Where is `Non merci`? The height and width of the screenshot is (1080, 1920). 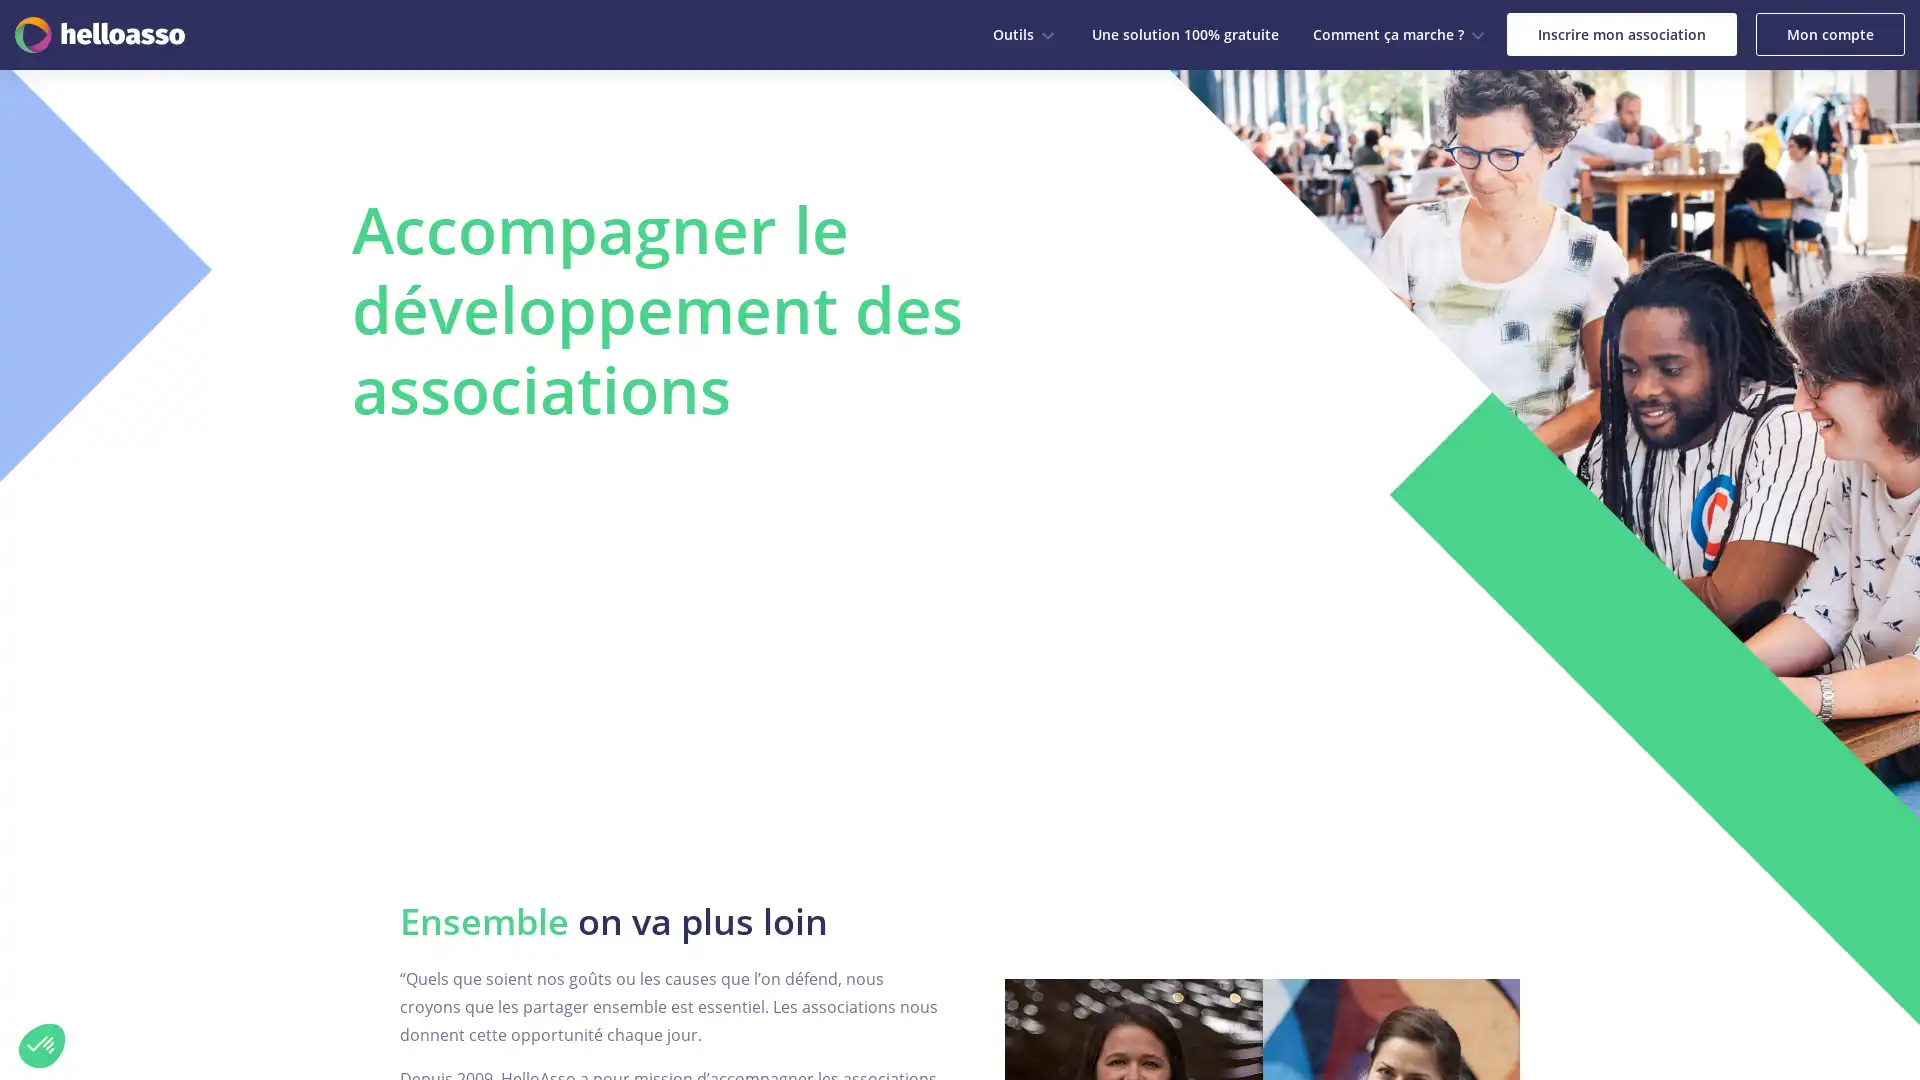
Non merci is located at coordinates (89, 978).